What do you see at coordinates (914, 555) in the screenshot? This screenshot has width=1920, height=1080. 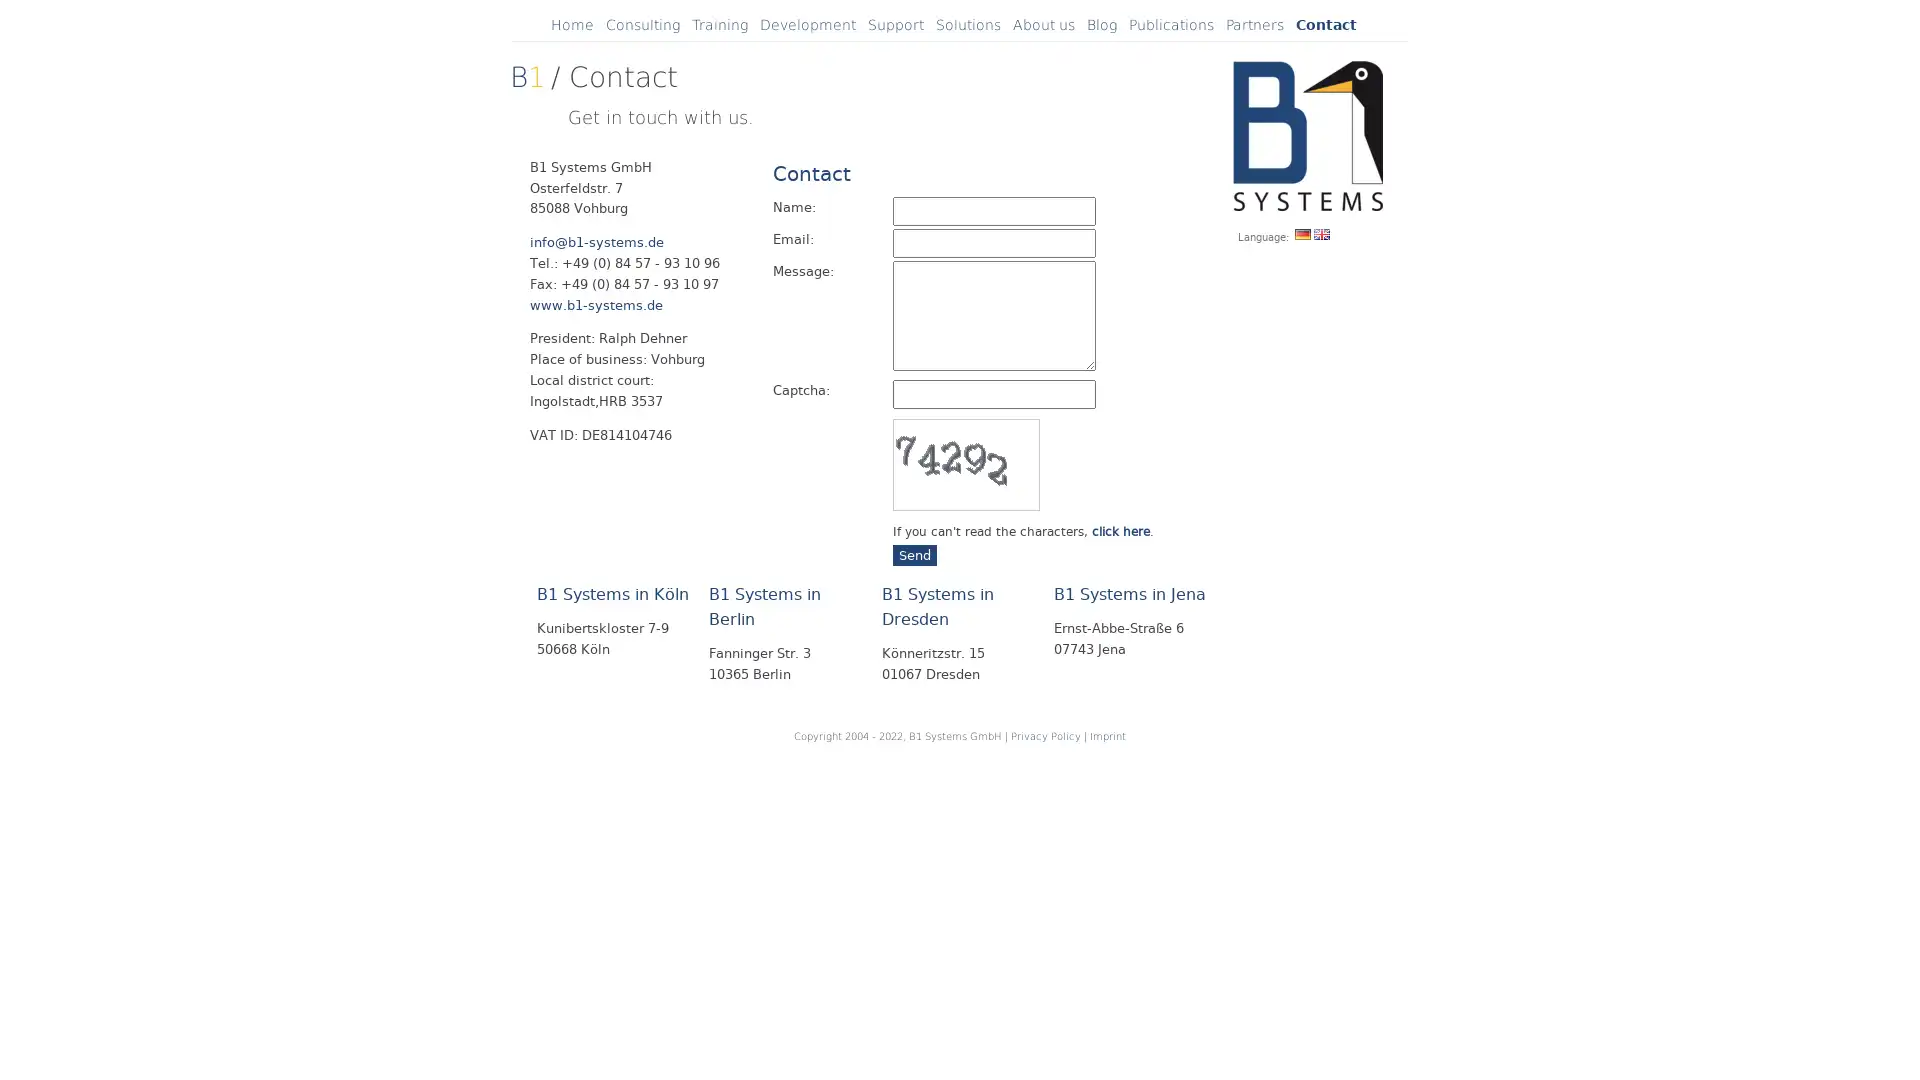 I see `Send` at bounding box center [914, 555].